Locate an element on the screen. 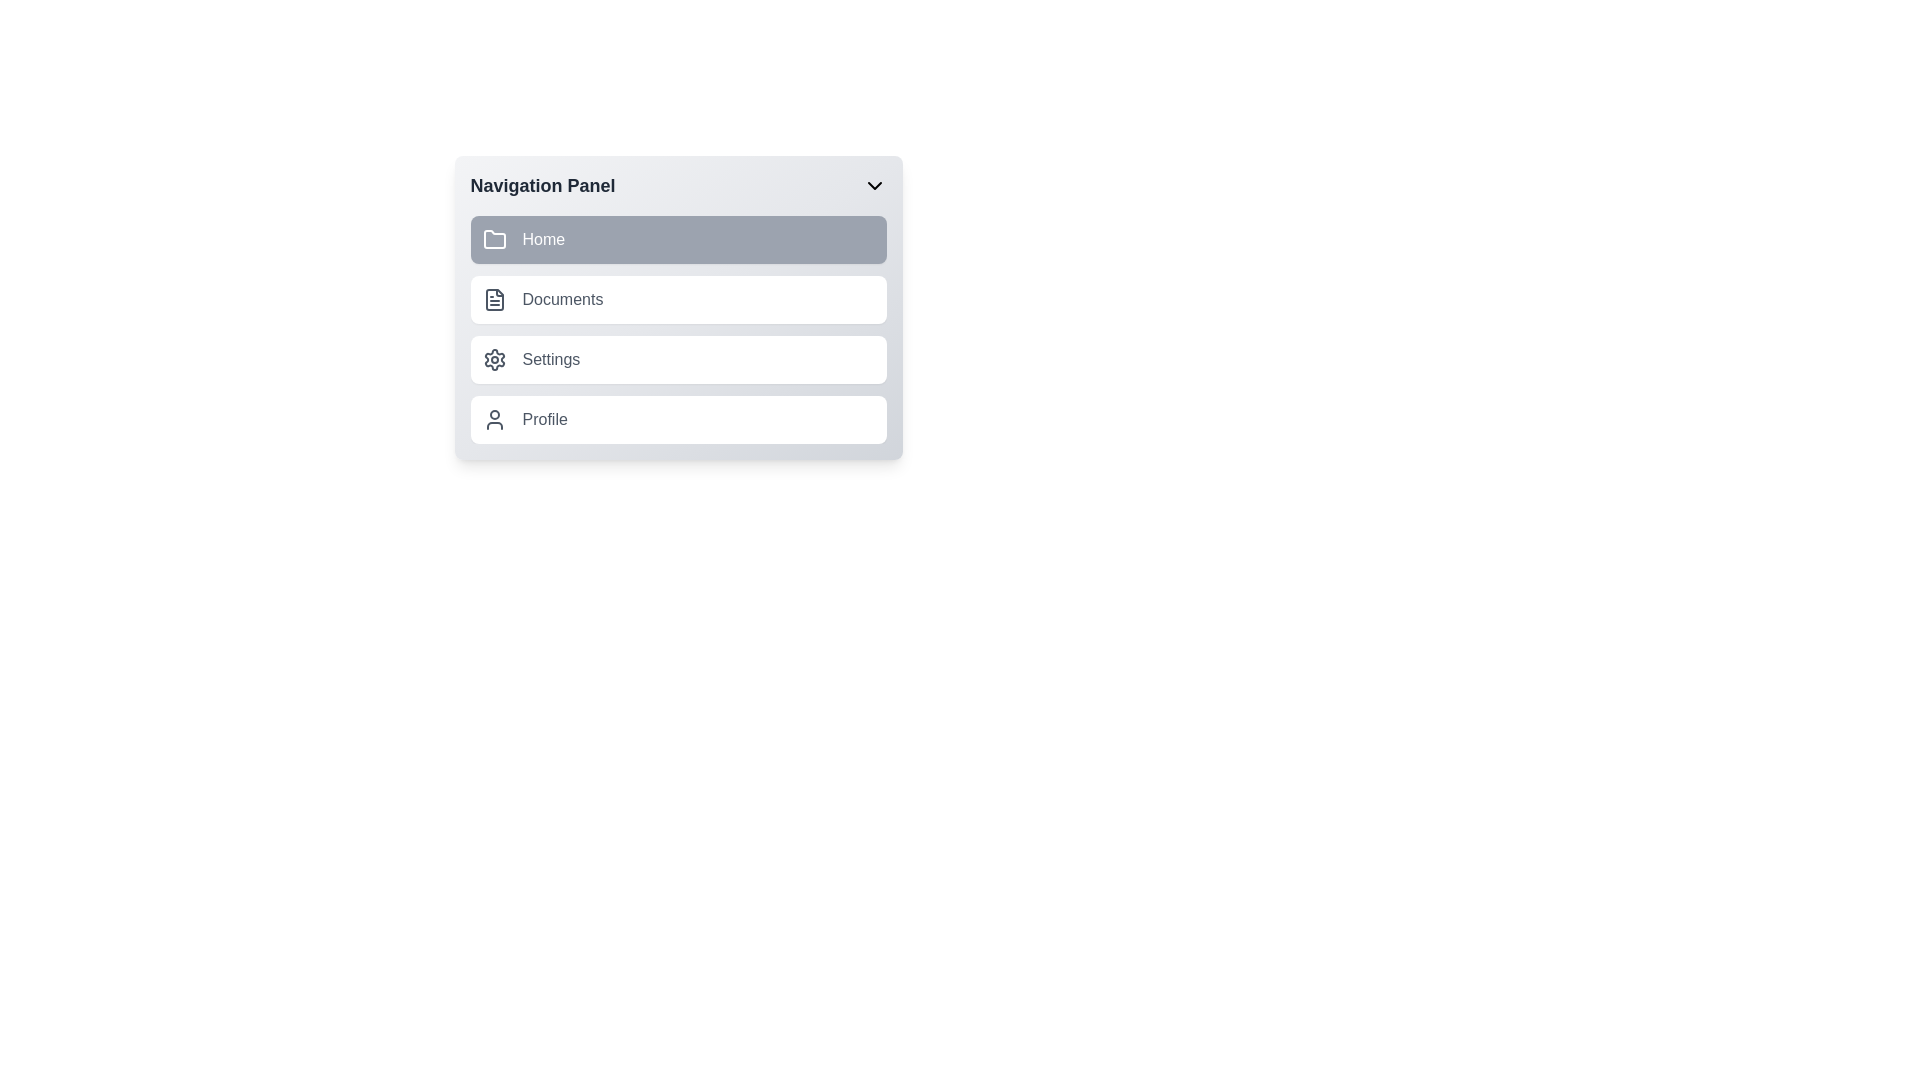  the 'Settings' menu item, which is the third option in the vertical navigation panel is located at coordinates (678, 358).